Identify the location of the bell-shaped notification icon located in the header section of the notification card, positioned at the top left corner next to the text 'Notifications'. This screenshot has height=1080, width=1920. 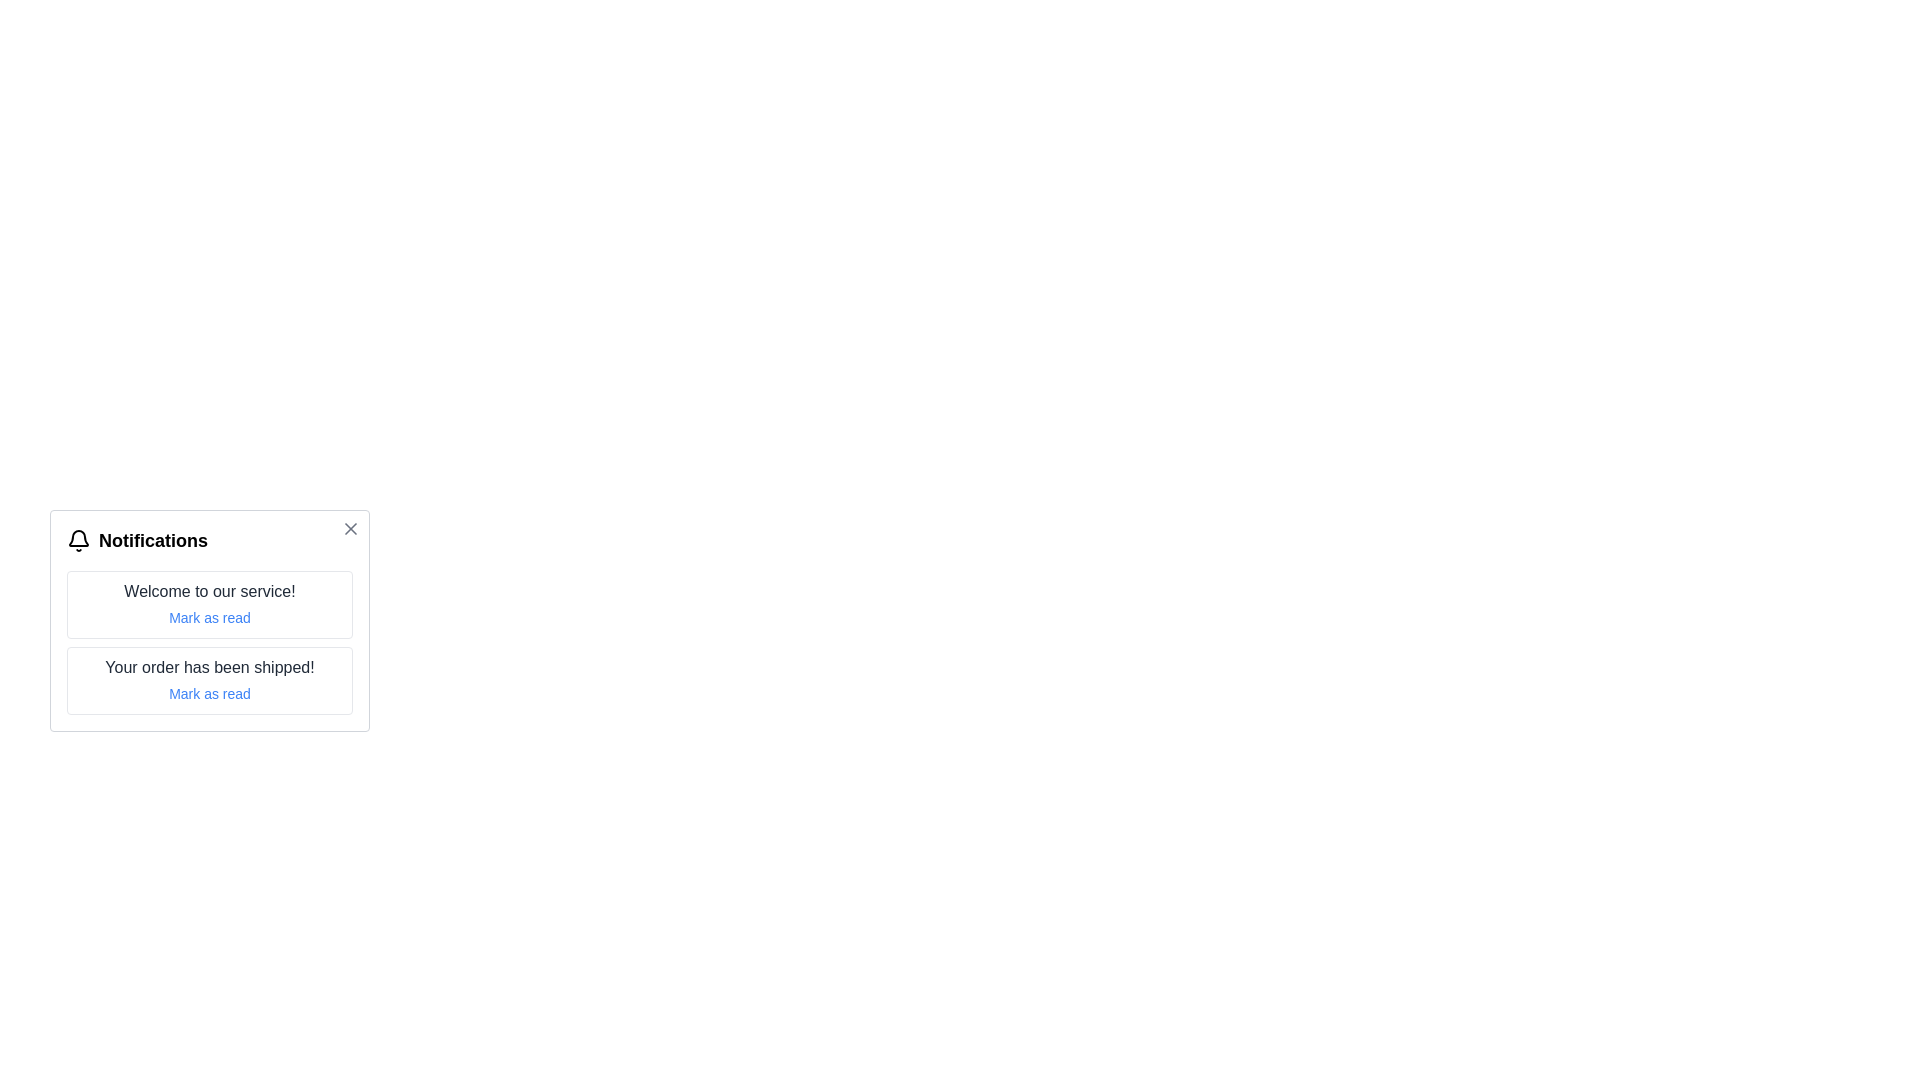
(78, 540).